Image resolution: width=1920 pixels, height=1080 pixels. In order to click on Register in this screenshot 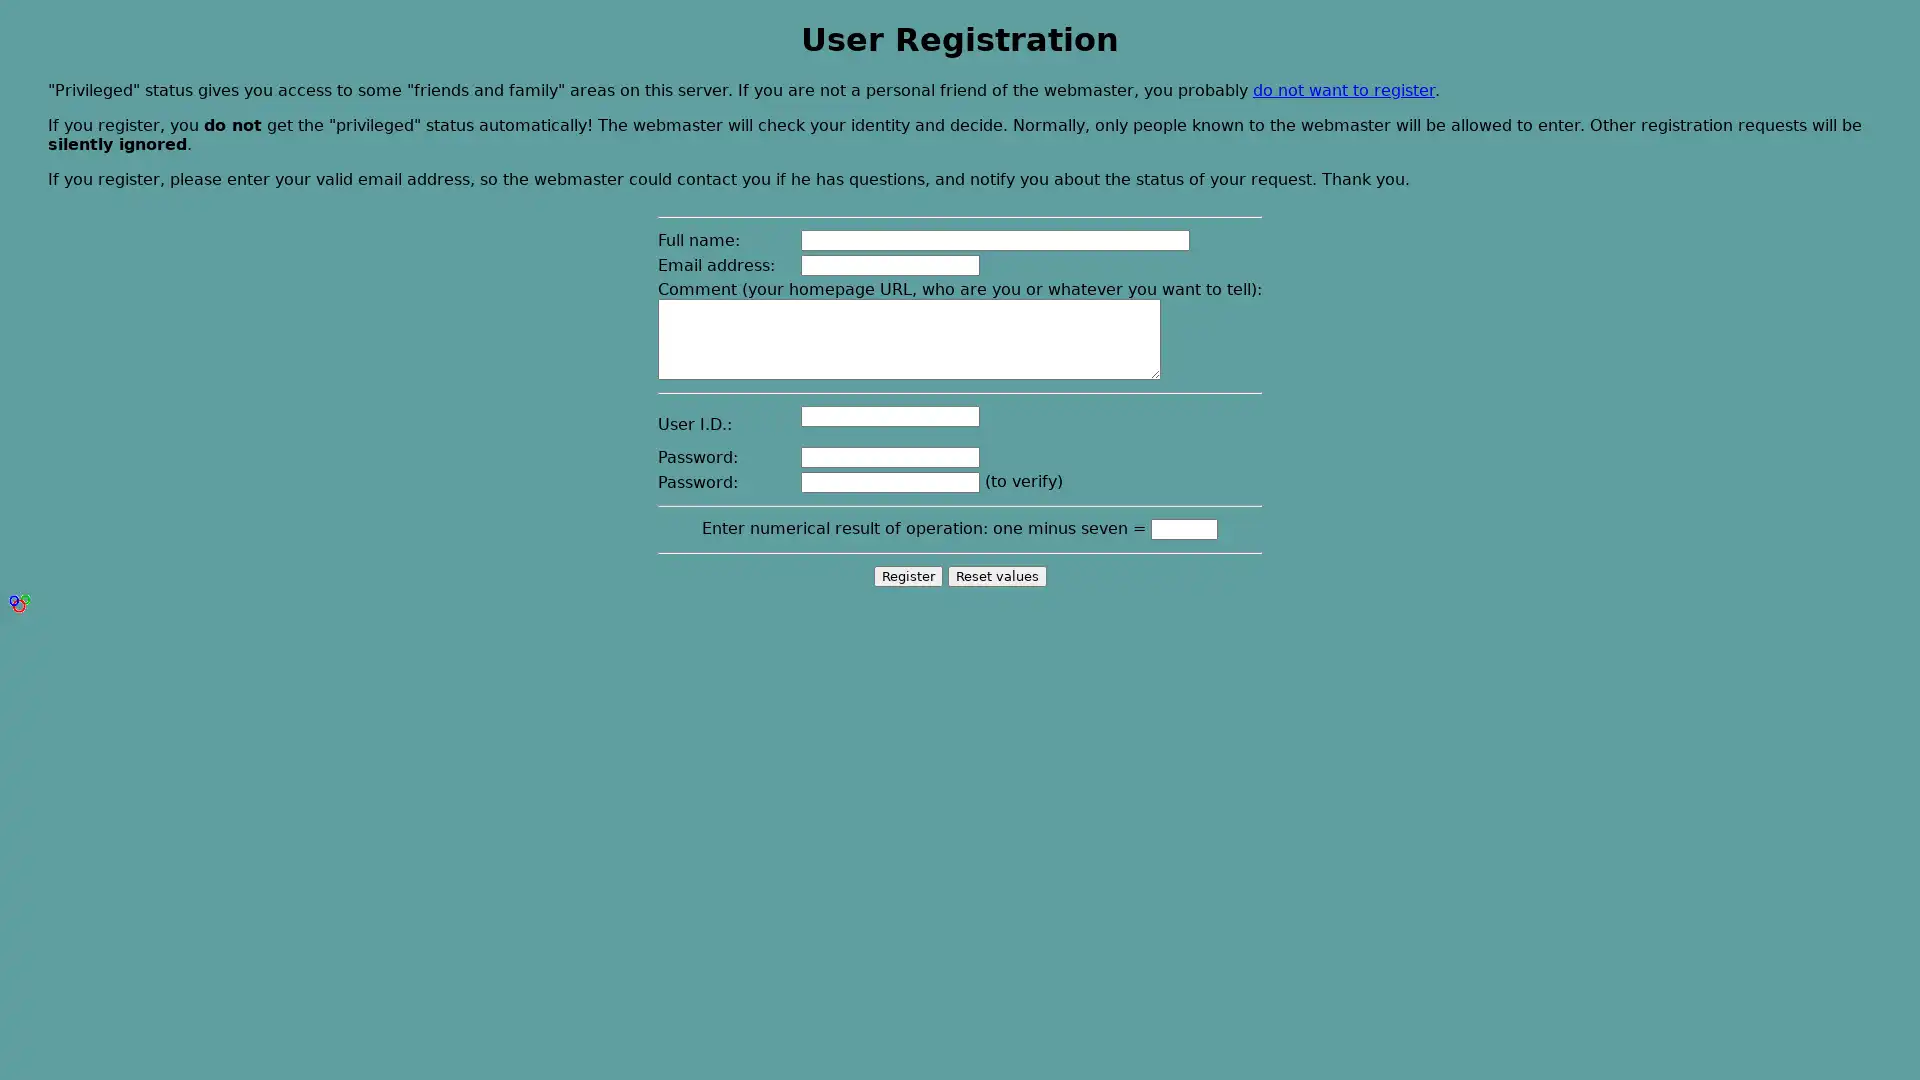, I will do `click(906, 575)`.